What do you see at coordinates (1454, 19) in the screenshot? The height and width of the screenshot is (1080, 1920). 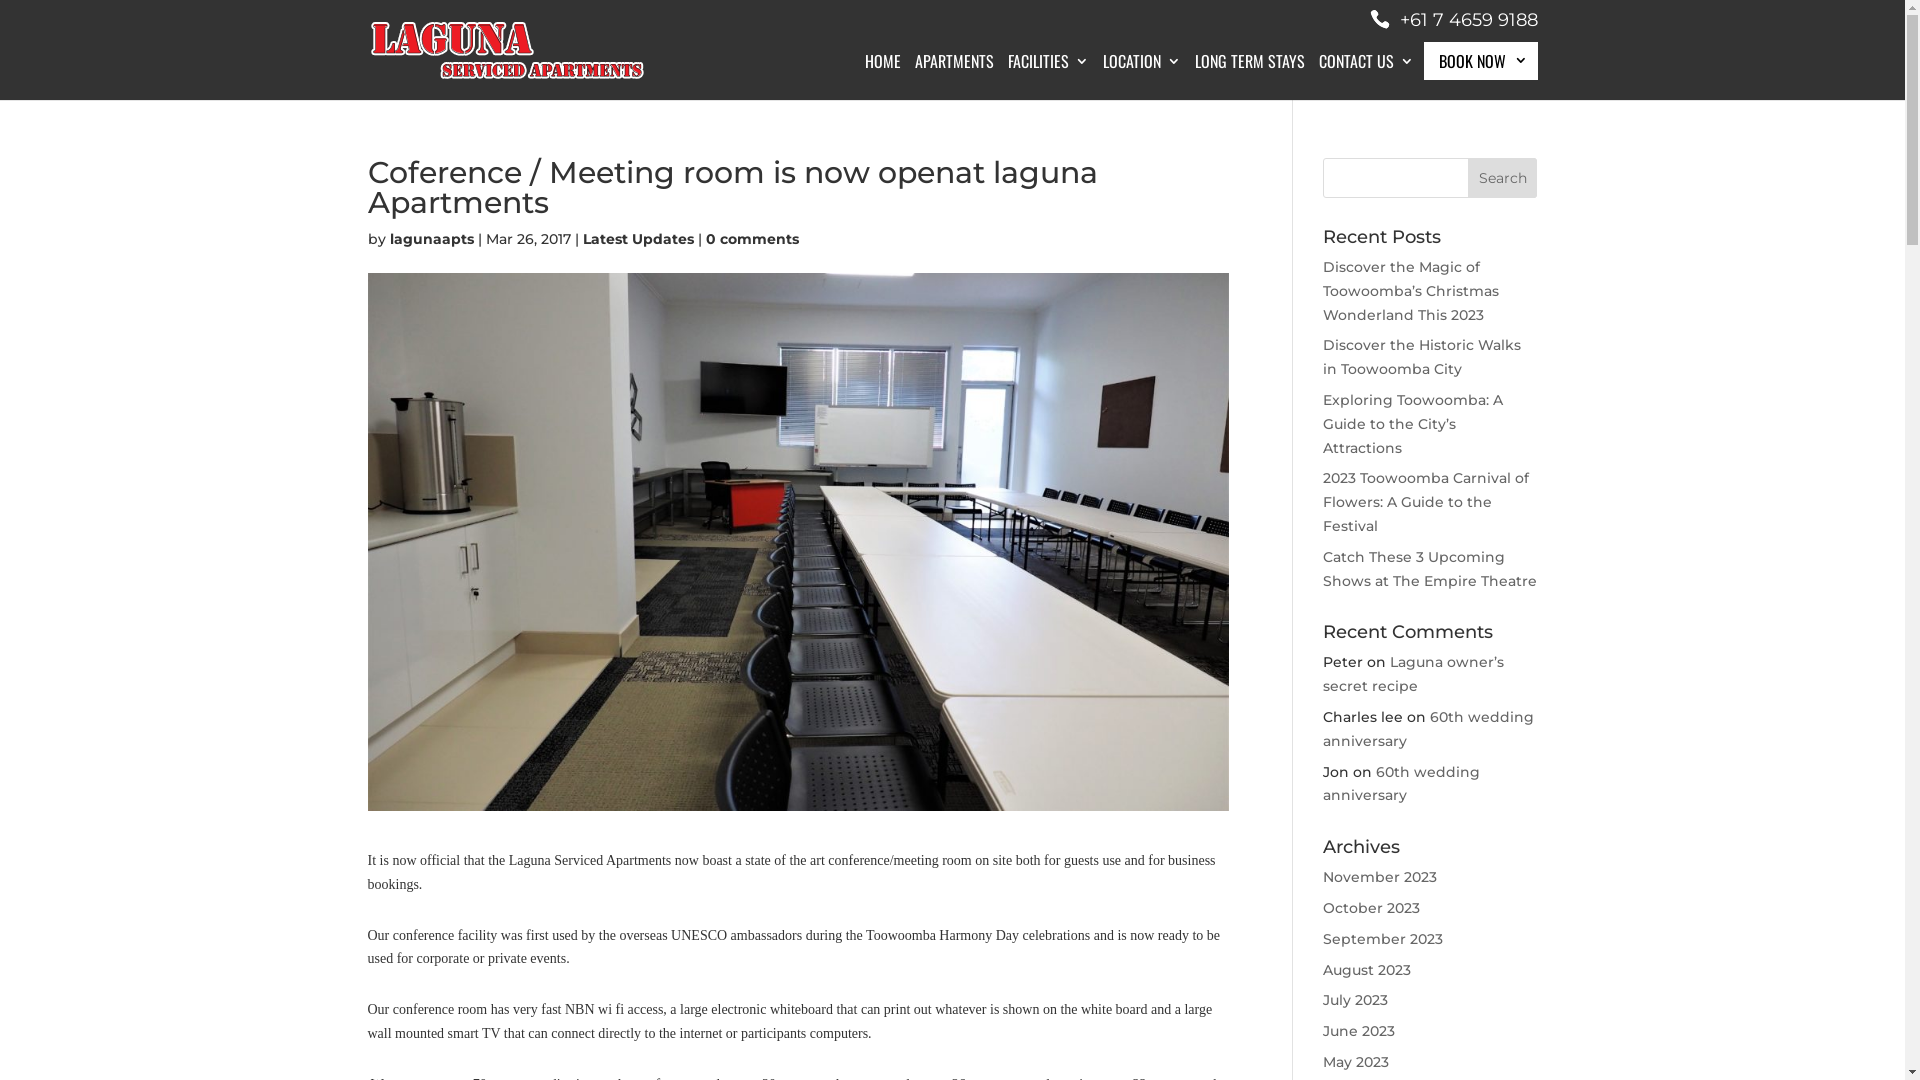 I see `'+61 7 4659 9188'` at bounding box center [1454, 19].